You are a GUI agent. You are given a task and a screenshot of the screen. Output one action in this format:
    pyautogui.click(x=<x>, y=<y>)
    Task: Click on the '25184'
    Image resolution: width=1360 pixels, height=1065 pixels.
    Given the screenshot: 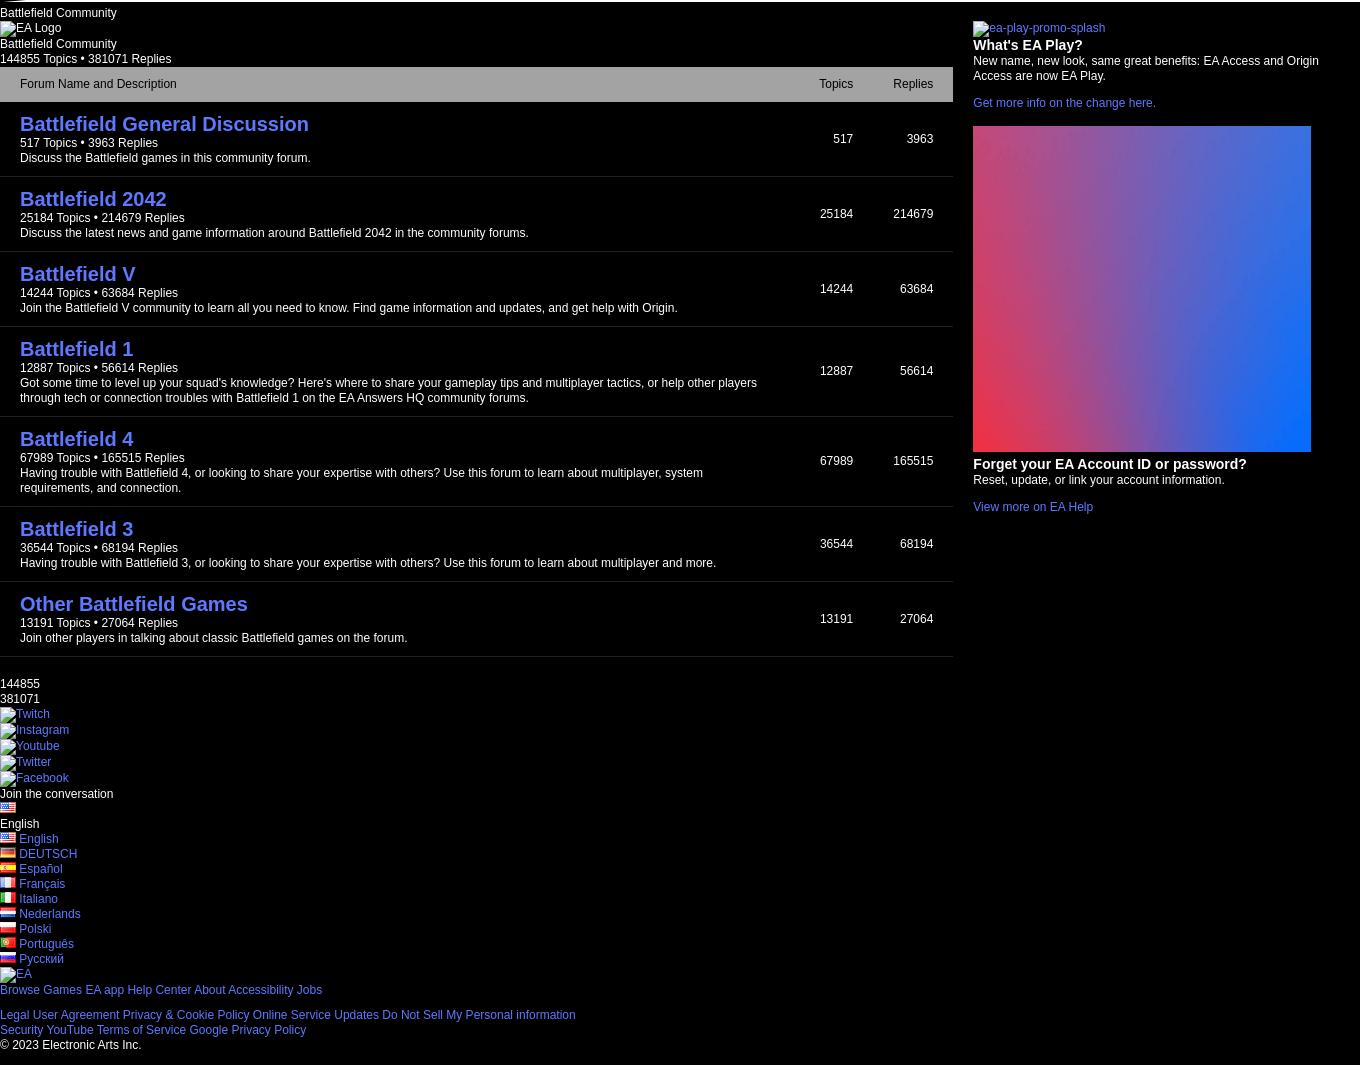 What is the action you would take?
    pyautogui.click(x=835, y=212)
    